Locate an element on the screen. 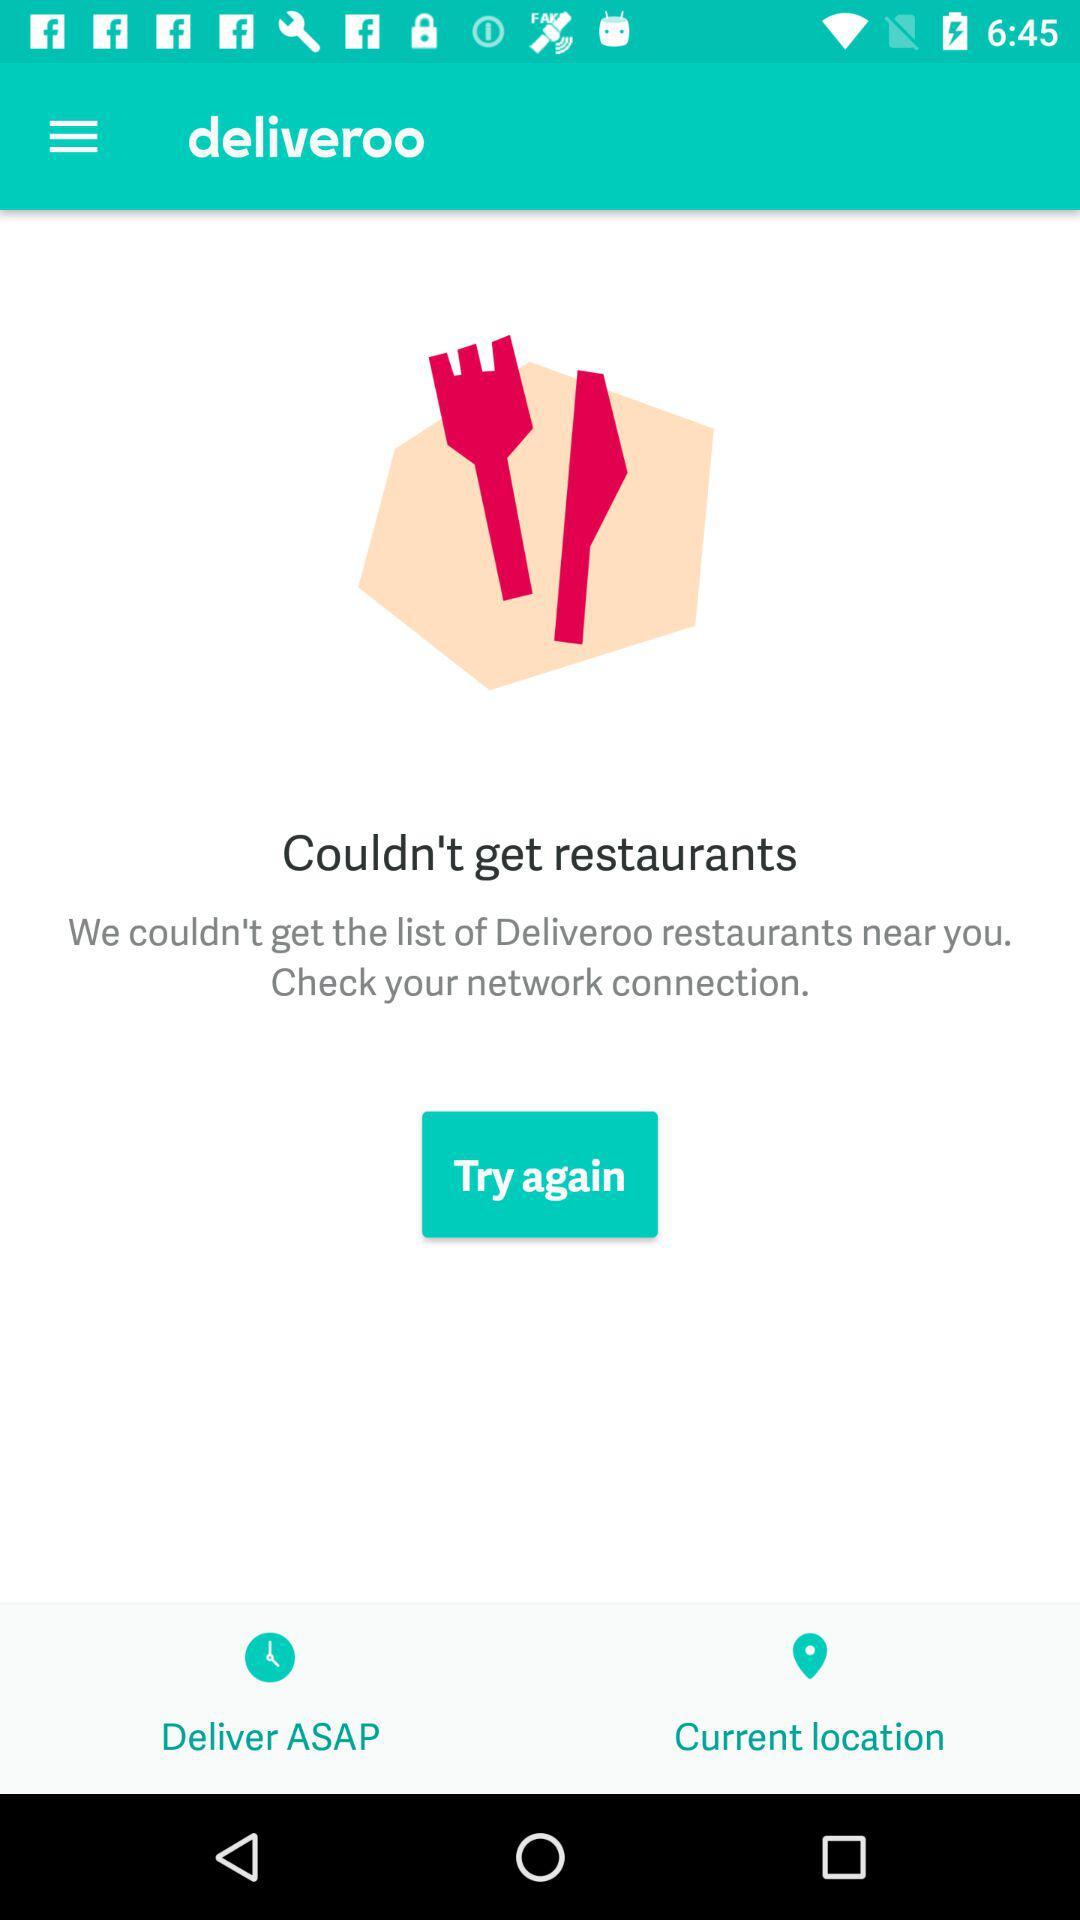 This screenshot has height=1920, width=1080. icon to the right of deliver asap item is located at coordinates (810, 1698).